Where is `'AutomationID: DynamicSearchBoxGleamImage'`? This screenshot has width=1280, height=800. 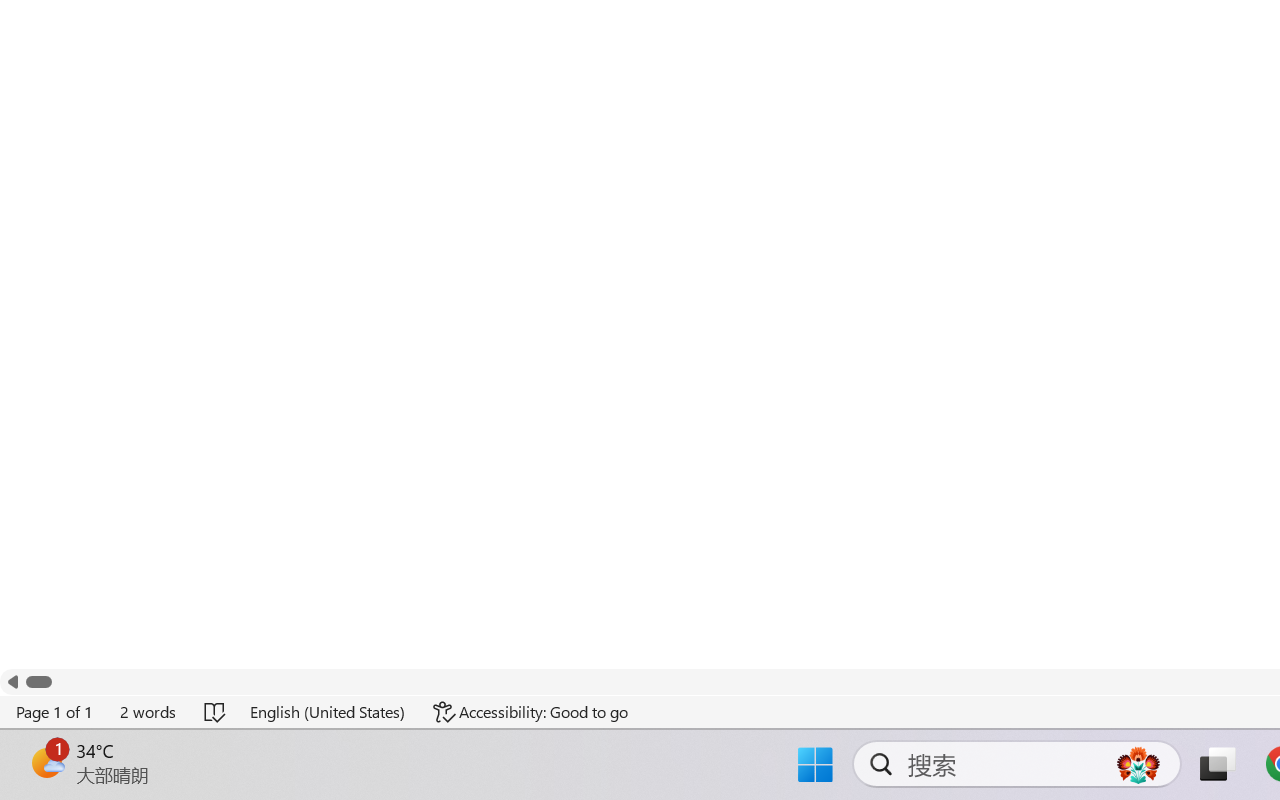
'AutomationID: DynamicSearchBoxGleamImage' is located at coordinates (1138, 764).